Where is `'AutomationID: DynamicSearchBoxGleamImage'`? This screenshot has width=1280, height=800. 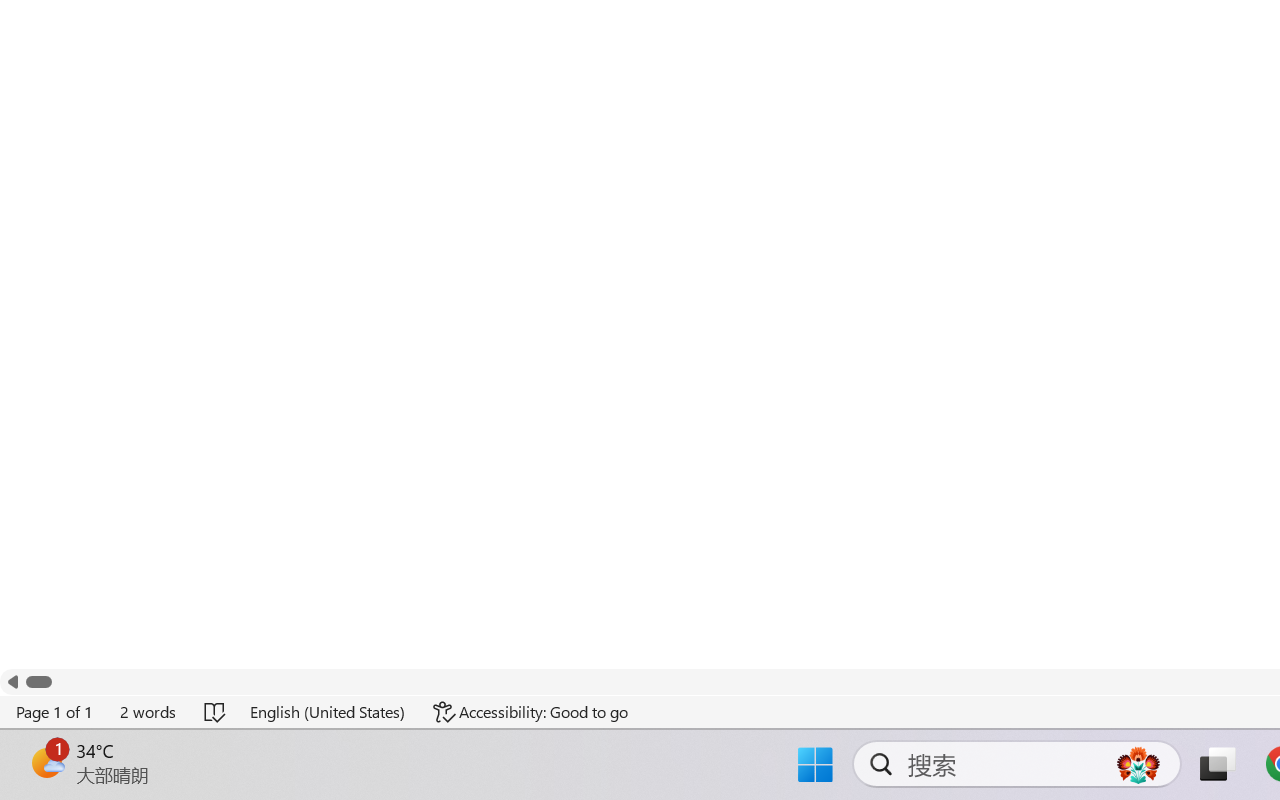
'AutomationID: DynamicSearchBoxGleamImage' is located at coordinates (1138, 764).